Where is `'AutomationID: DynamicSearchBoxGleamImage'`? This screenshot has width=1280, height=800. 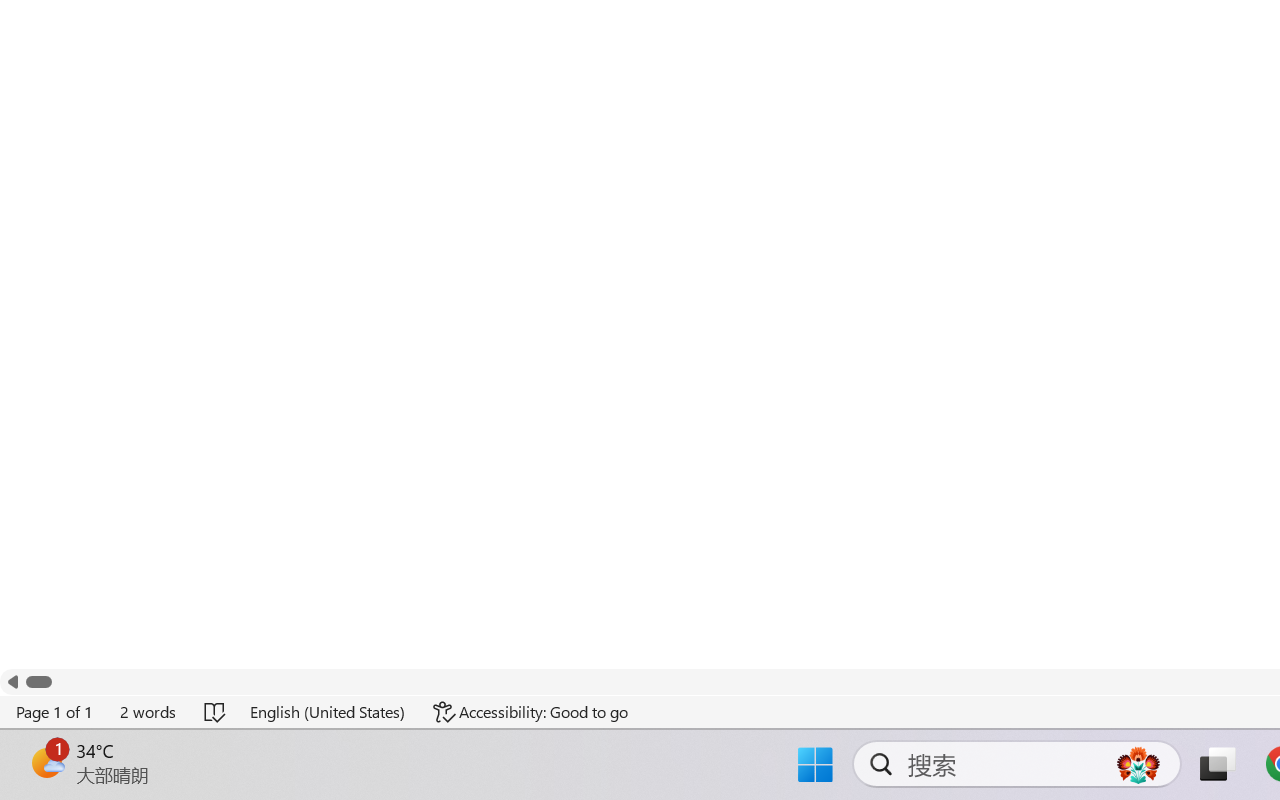
'AutomationID: DynamicSearchBoxGleamImage' is located at coordinates (1138, 764).